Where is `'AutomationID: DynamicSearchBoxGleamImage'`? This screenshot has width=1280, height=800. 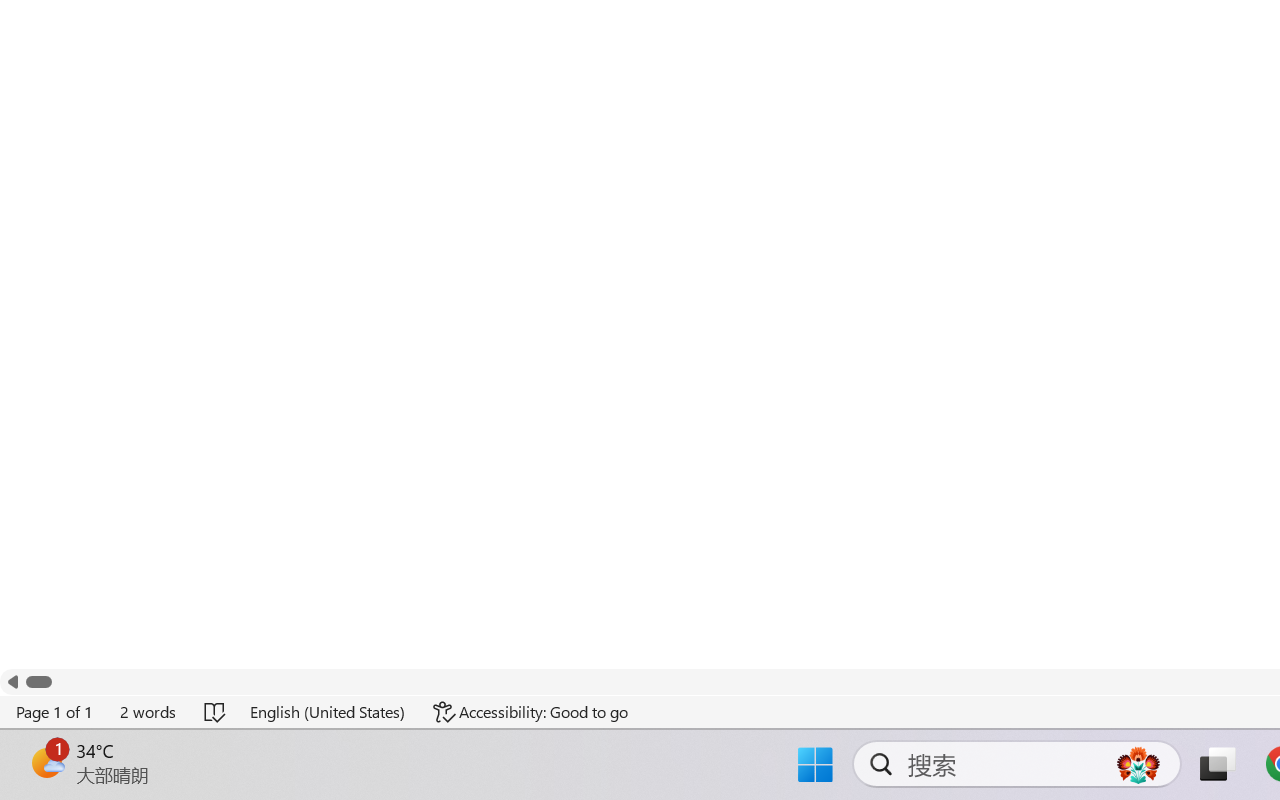
'AutomationID: DynamicSearchBoxGleamImage' is located at coordinates (1138, 764).